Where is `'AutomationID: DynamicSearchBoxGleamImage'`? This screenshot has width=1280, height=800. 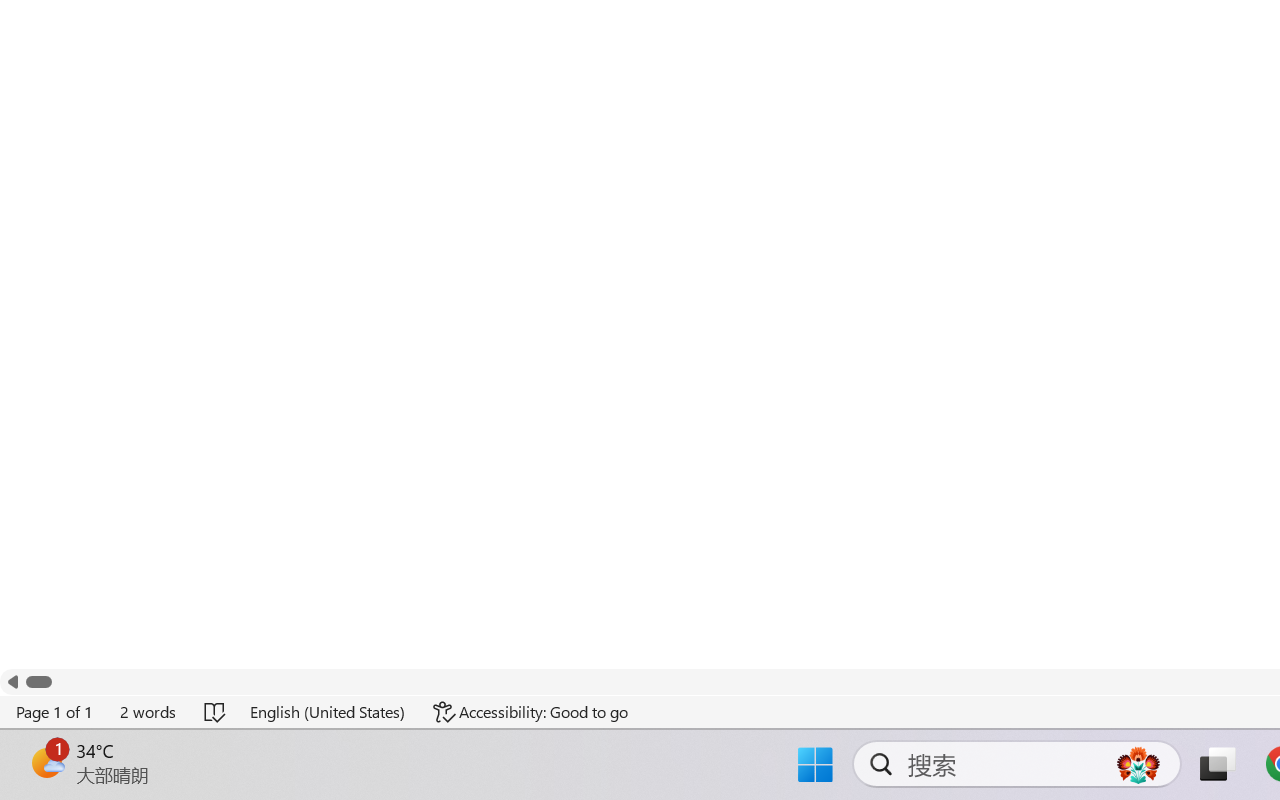
'AutomationID: DynamicSearchBoxGleamImage' is located at coordinates (1138, 764).